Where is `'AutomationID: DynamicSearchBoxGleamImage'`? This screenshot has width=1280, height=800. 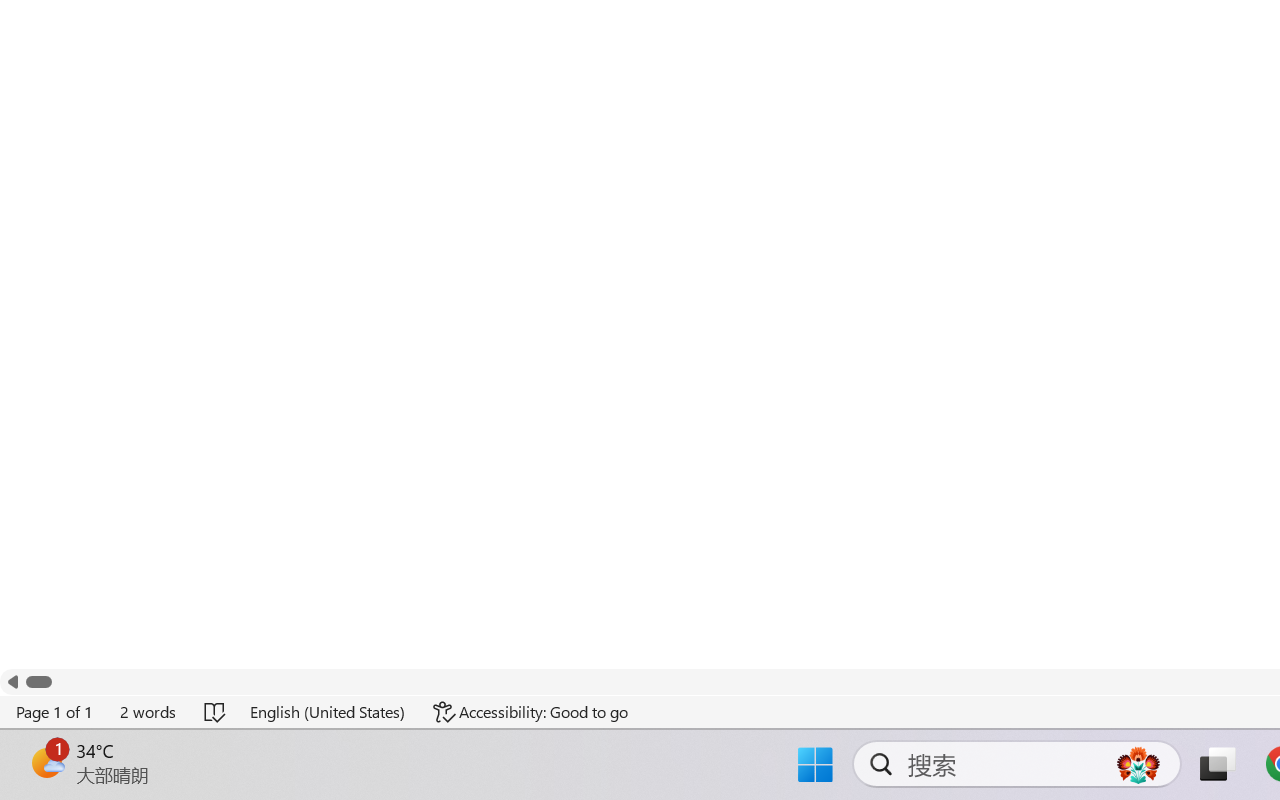
'AutomationID: DynamicSearchBoxGleamImage' is located at coordinates (1138, 764).